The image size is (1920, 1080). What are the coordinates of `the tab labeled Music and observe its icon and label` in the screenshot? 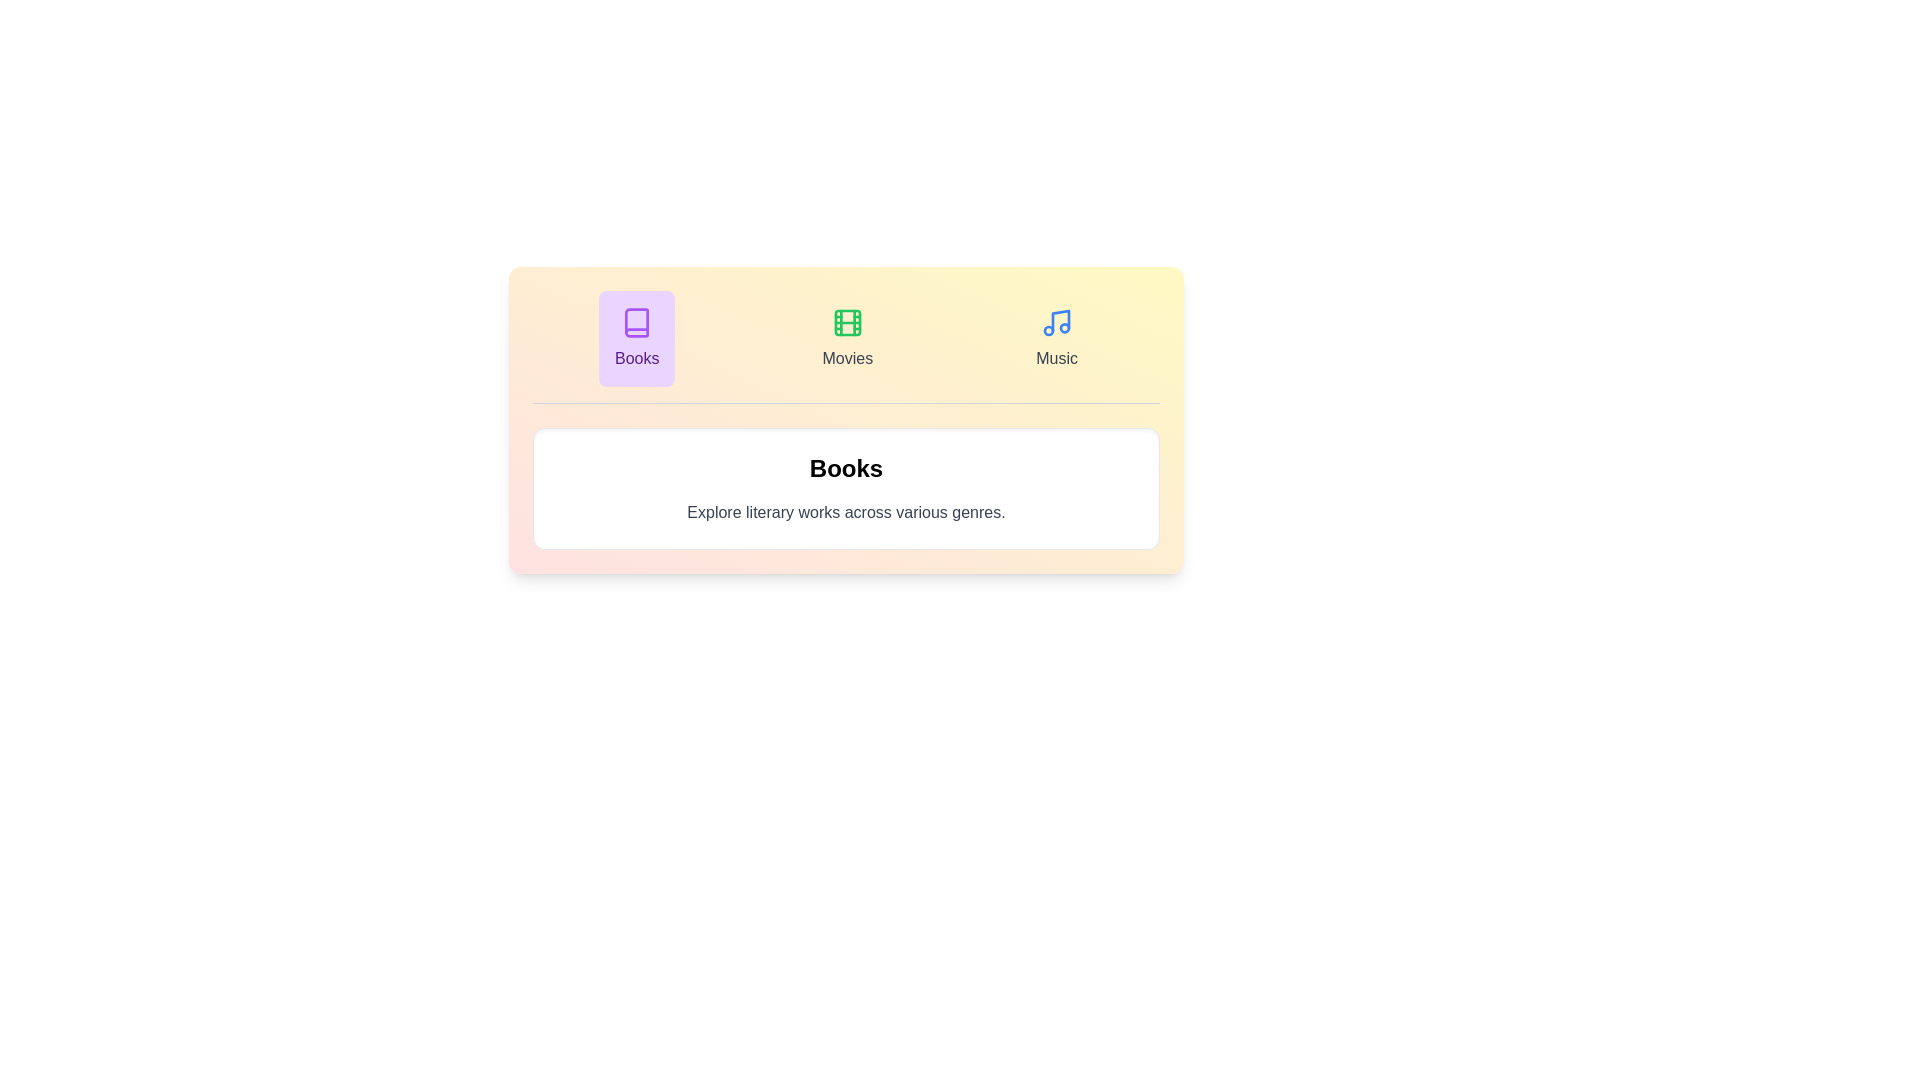 It's located at (1055, 338).